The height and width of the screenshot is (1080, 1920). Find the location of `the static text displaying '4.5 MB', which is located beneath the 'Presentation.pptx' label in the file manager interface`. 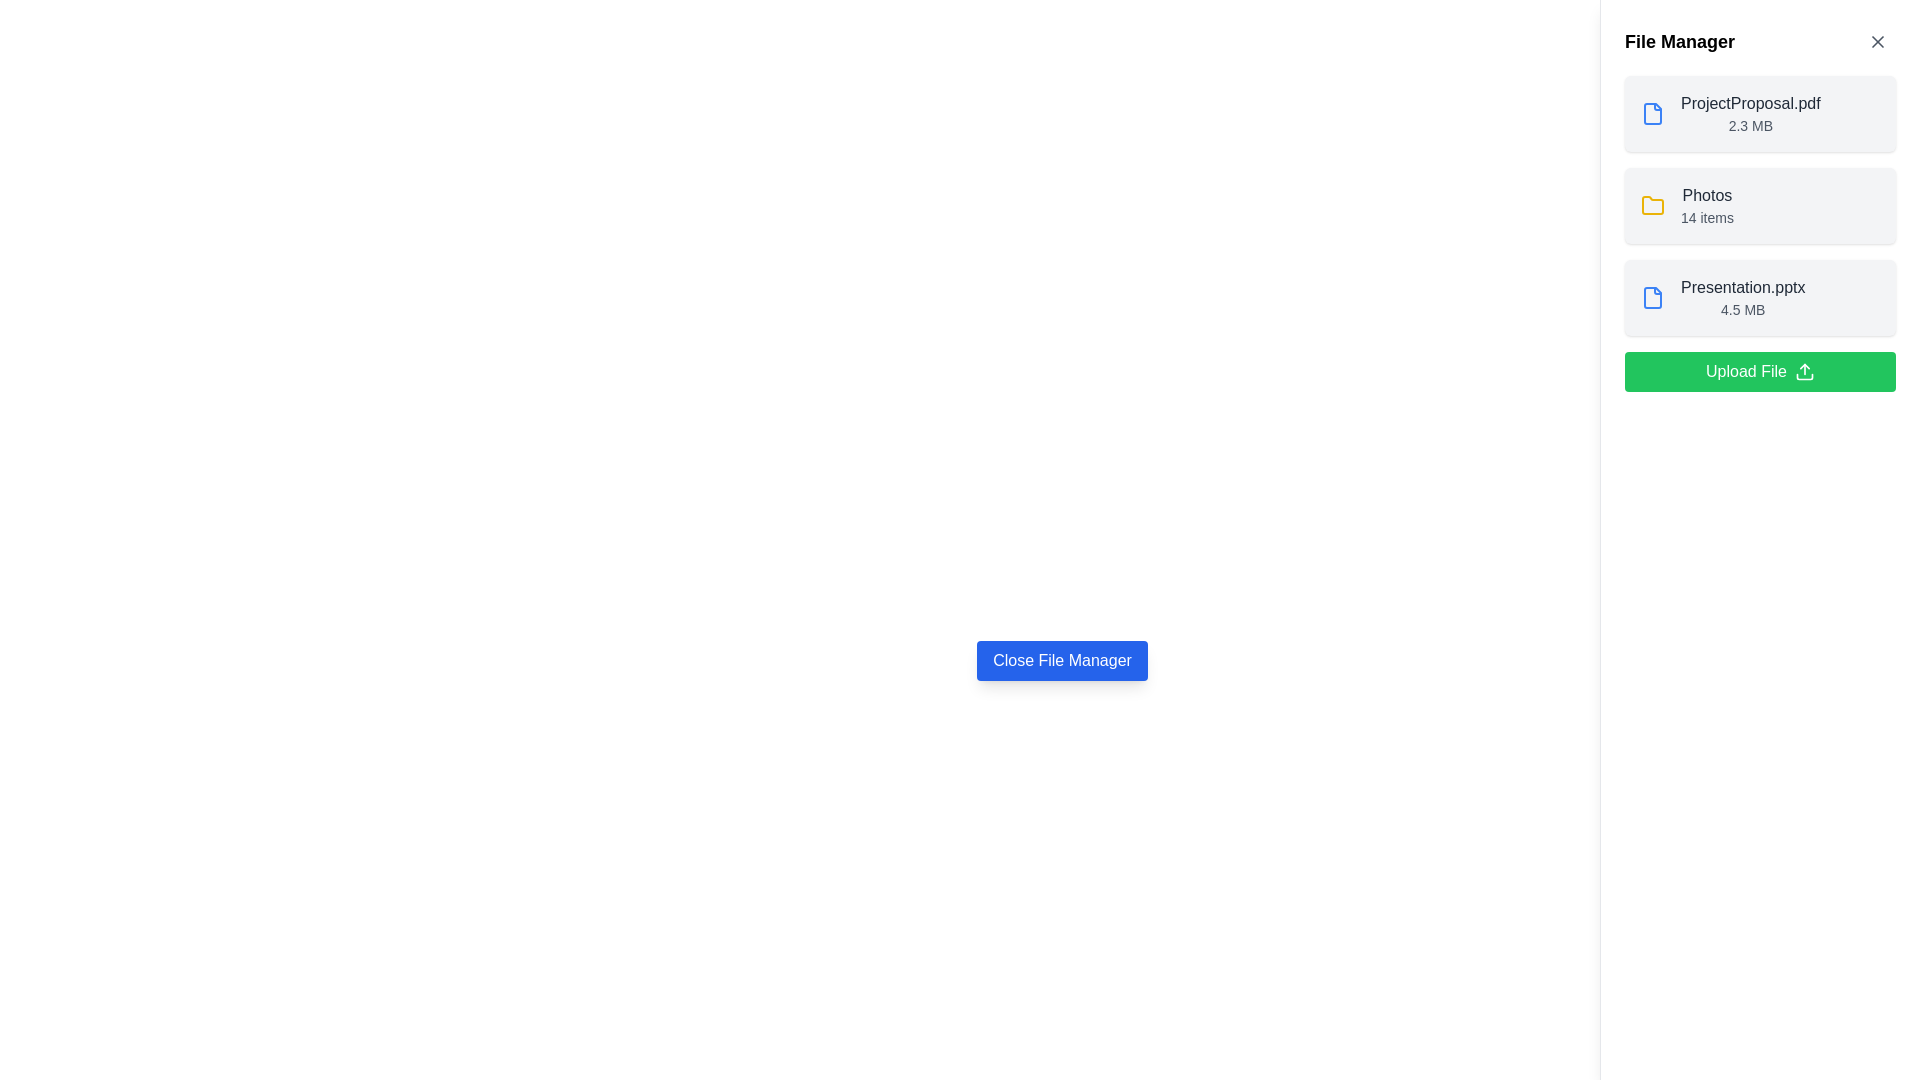

the static text displaying '4.5 MB', which is located beneath the 'Presentation.pptx' label in the file manager interface is located at coordinates (1742, 309).